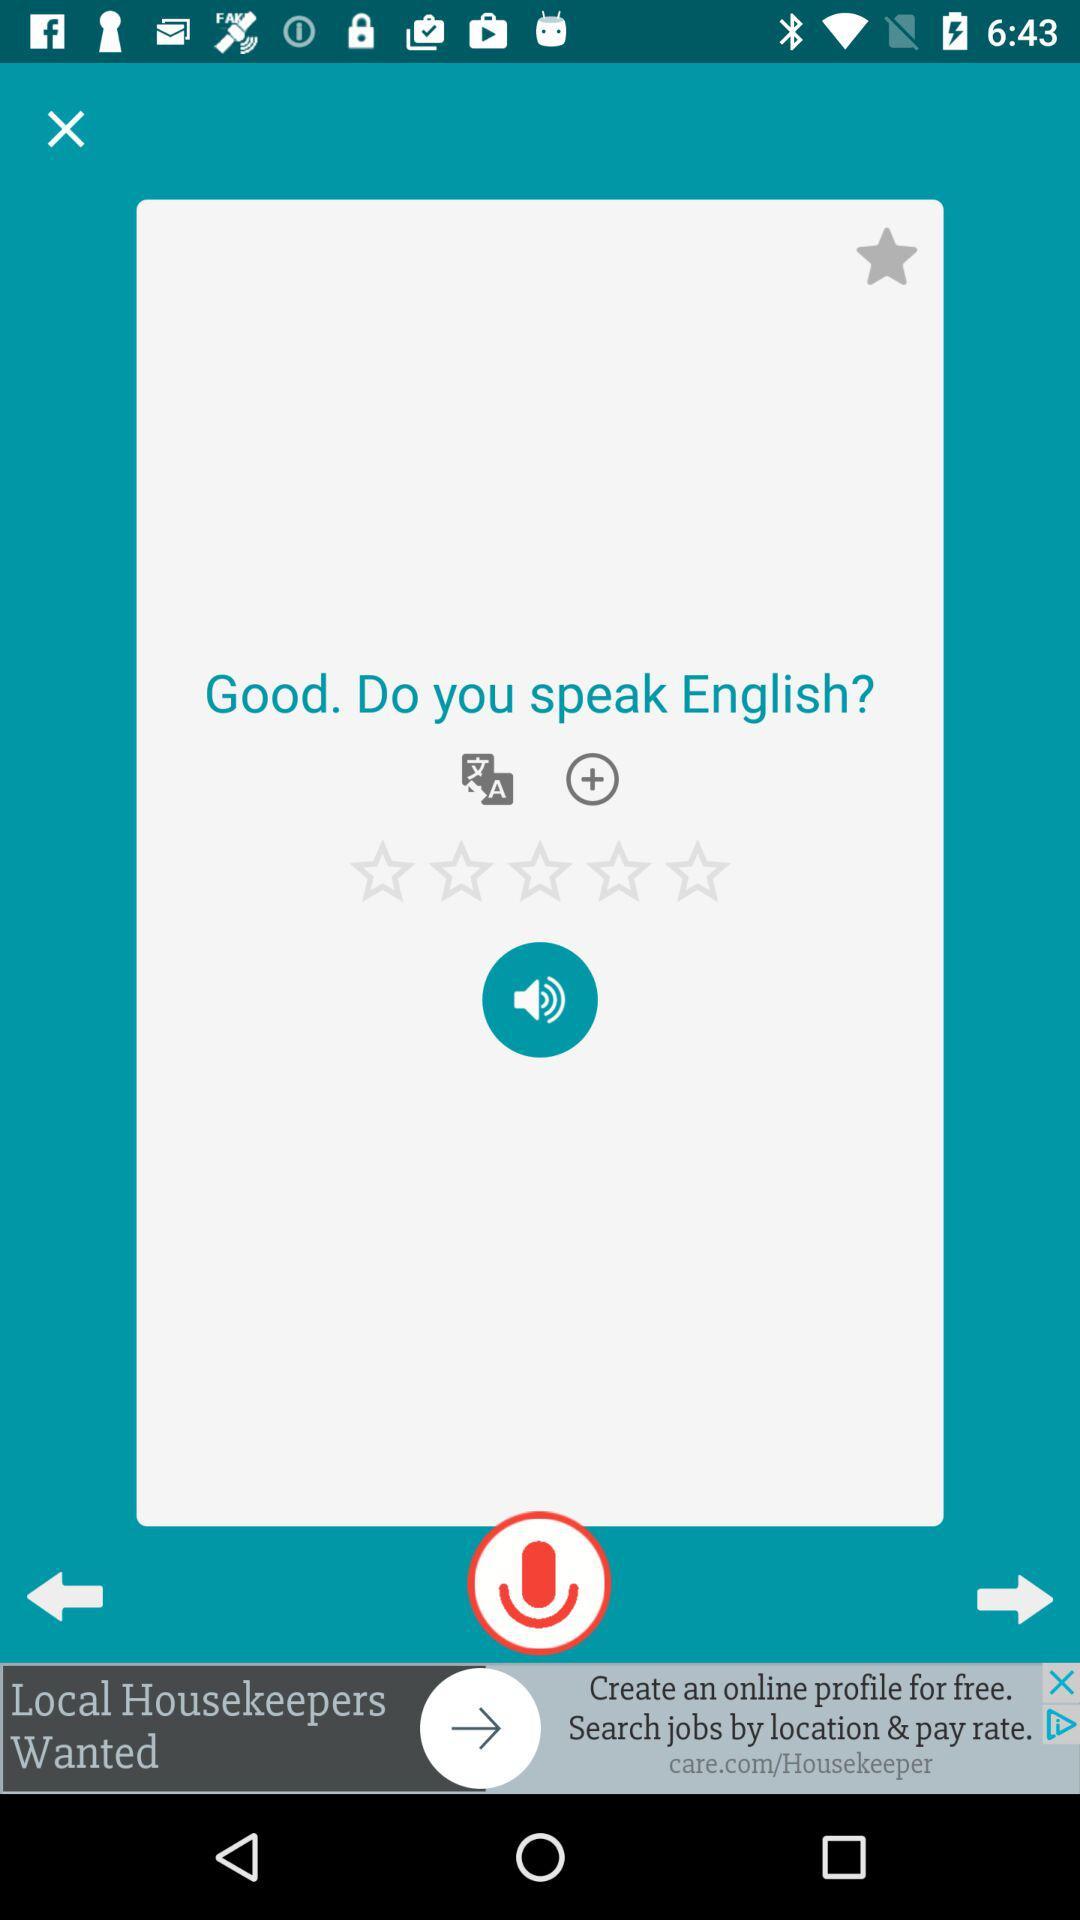  Describe the element at coordinates (64, 128) in the screenshot. I see `the close icon` at that location.